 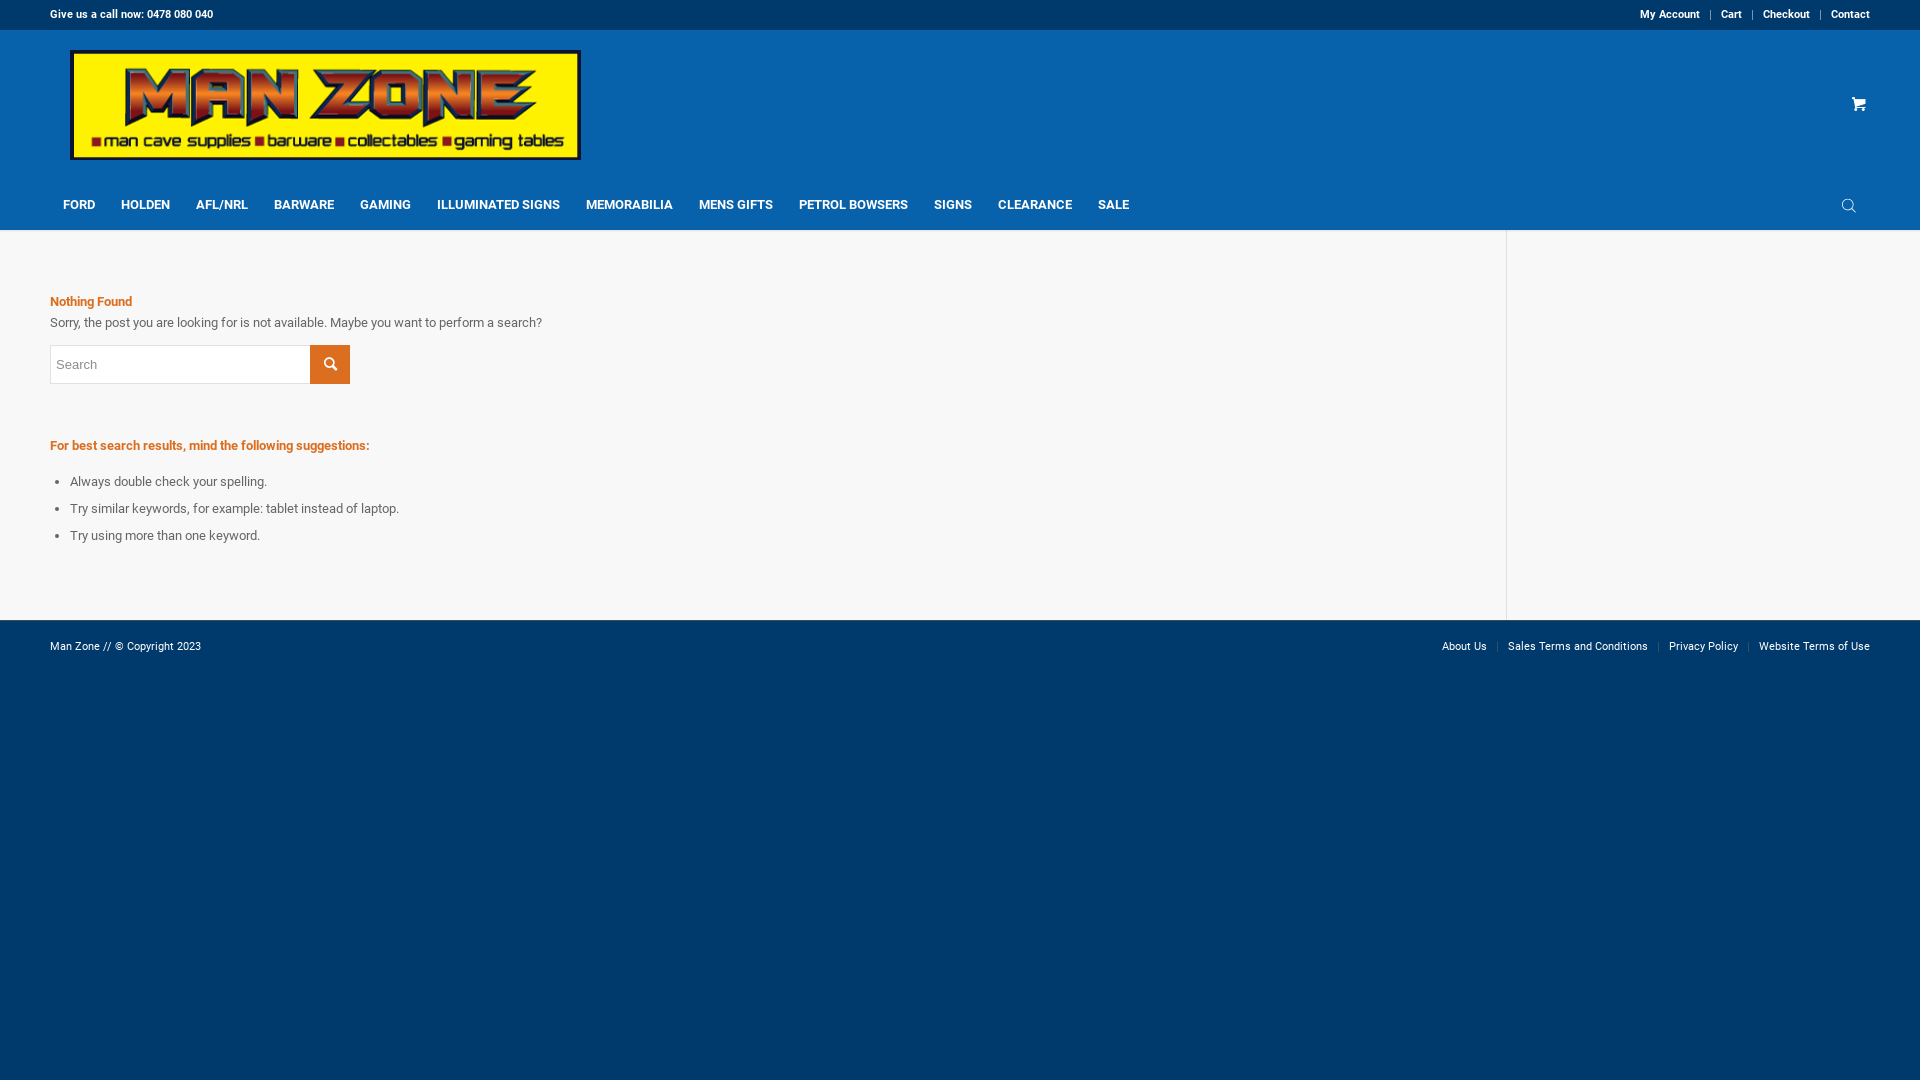 What do you see at coordinates (498, 204) in the screenshot?
I see `'ILLUMINATED SIGNS'` at bounding box center [498, 204].